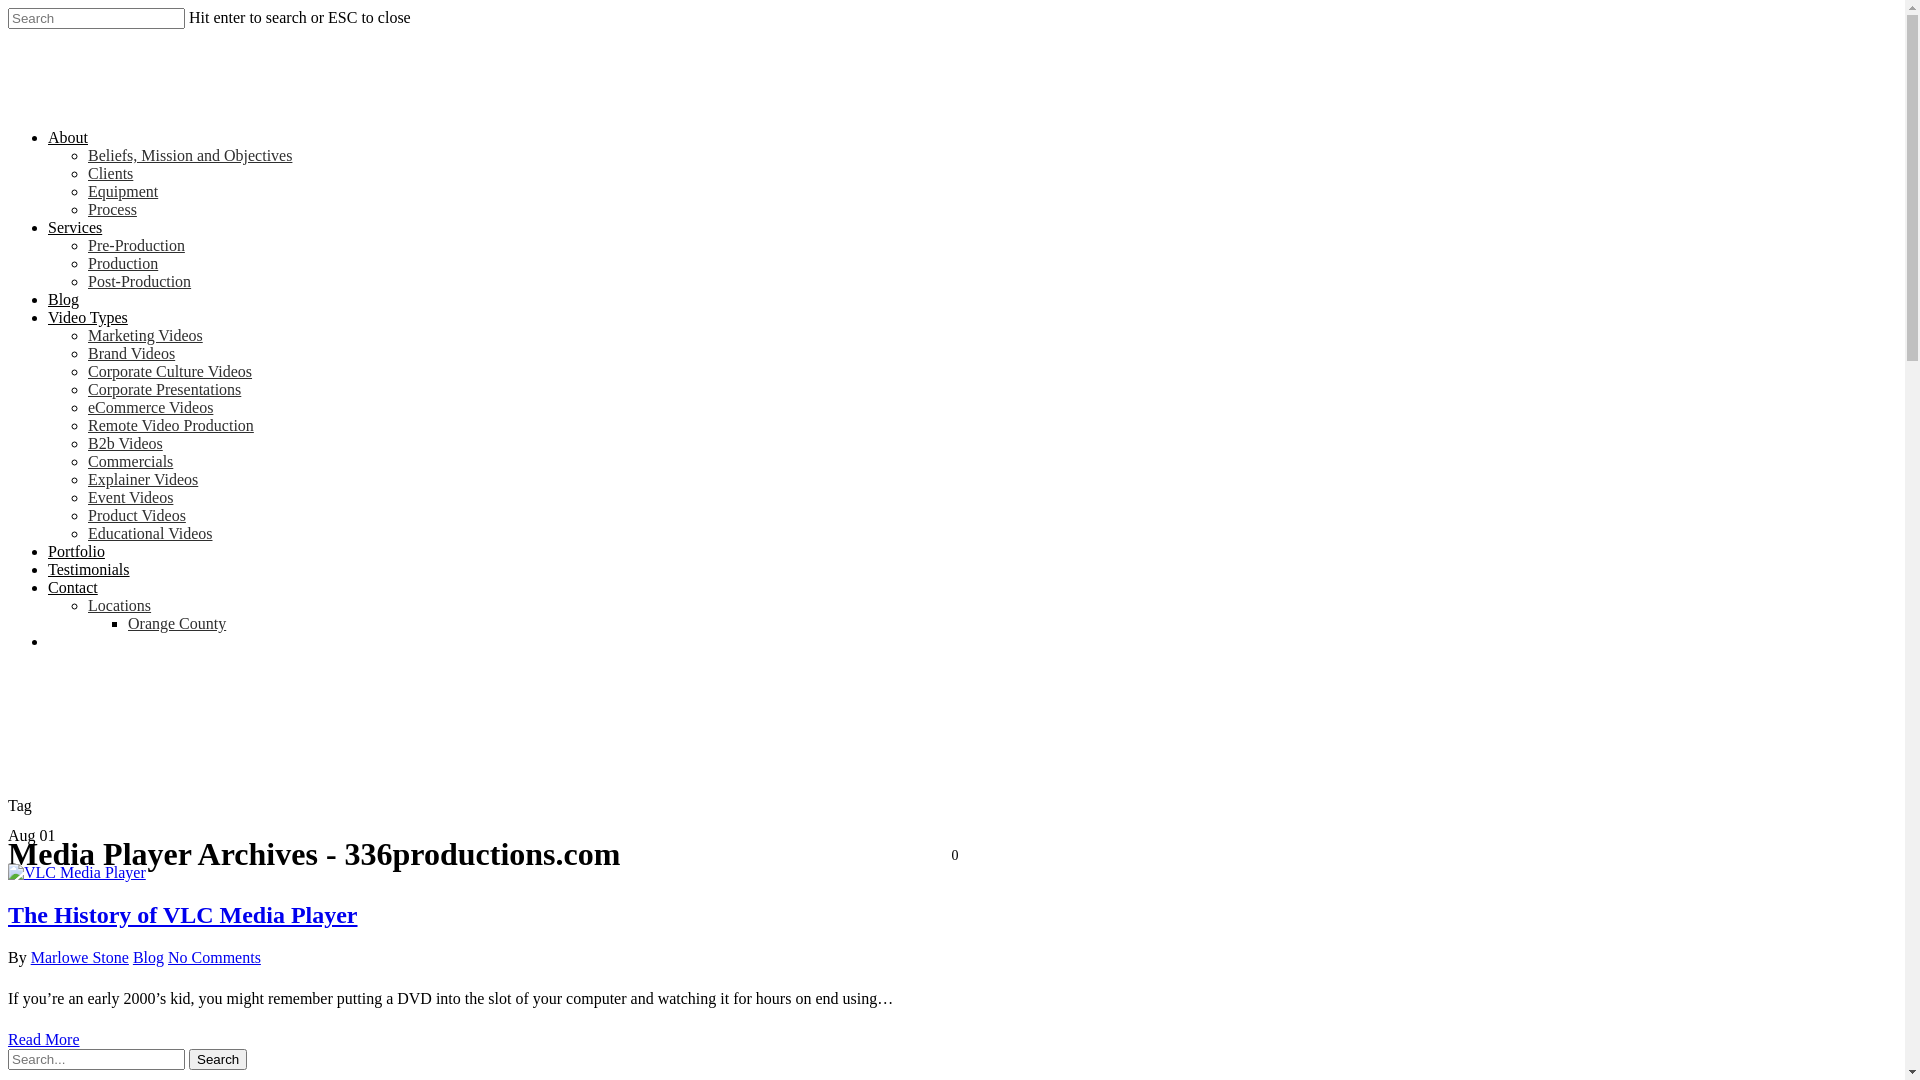  Describe the element at coordinates (86, 191) in the screenshot. I see `'Equipment'` at that location.